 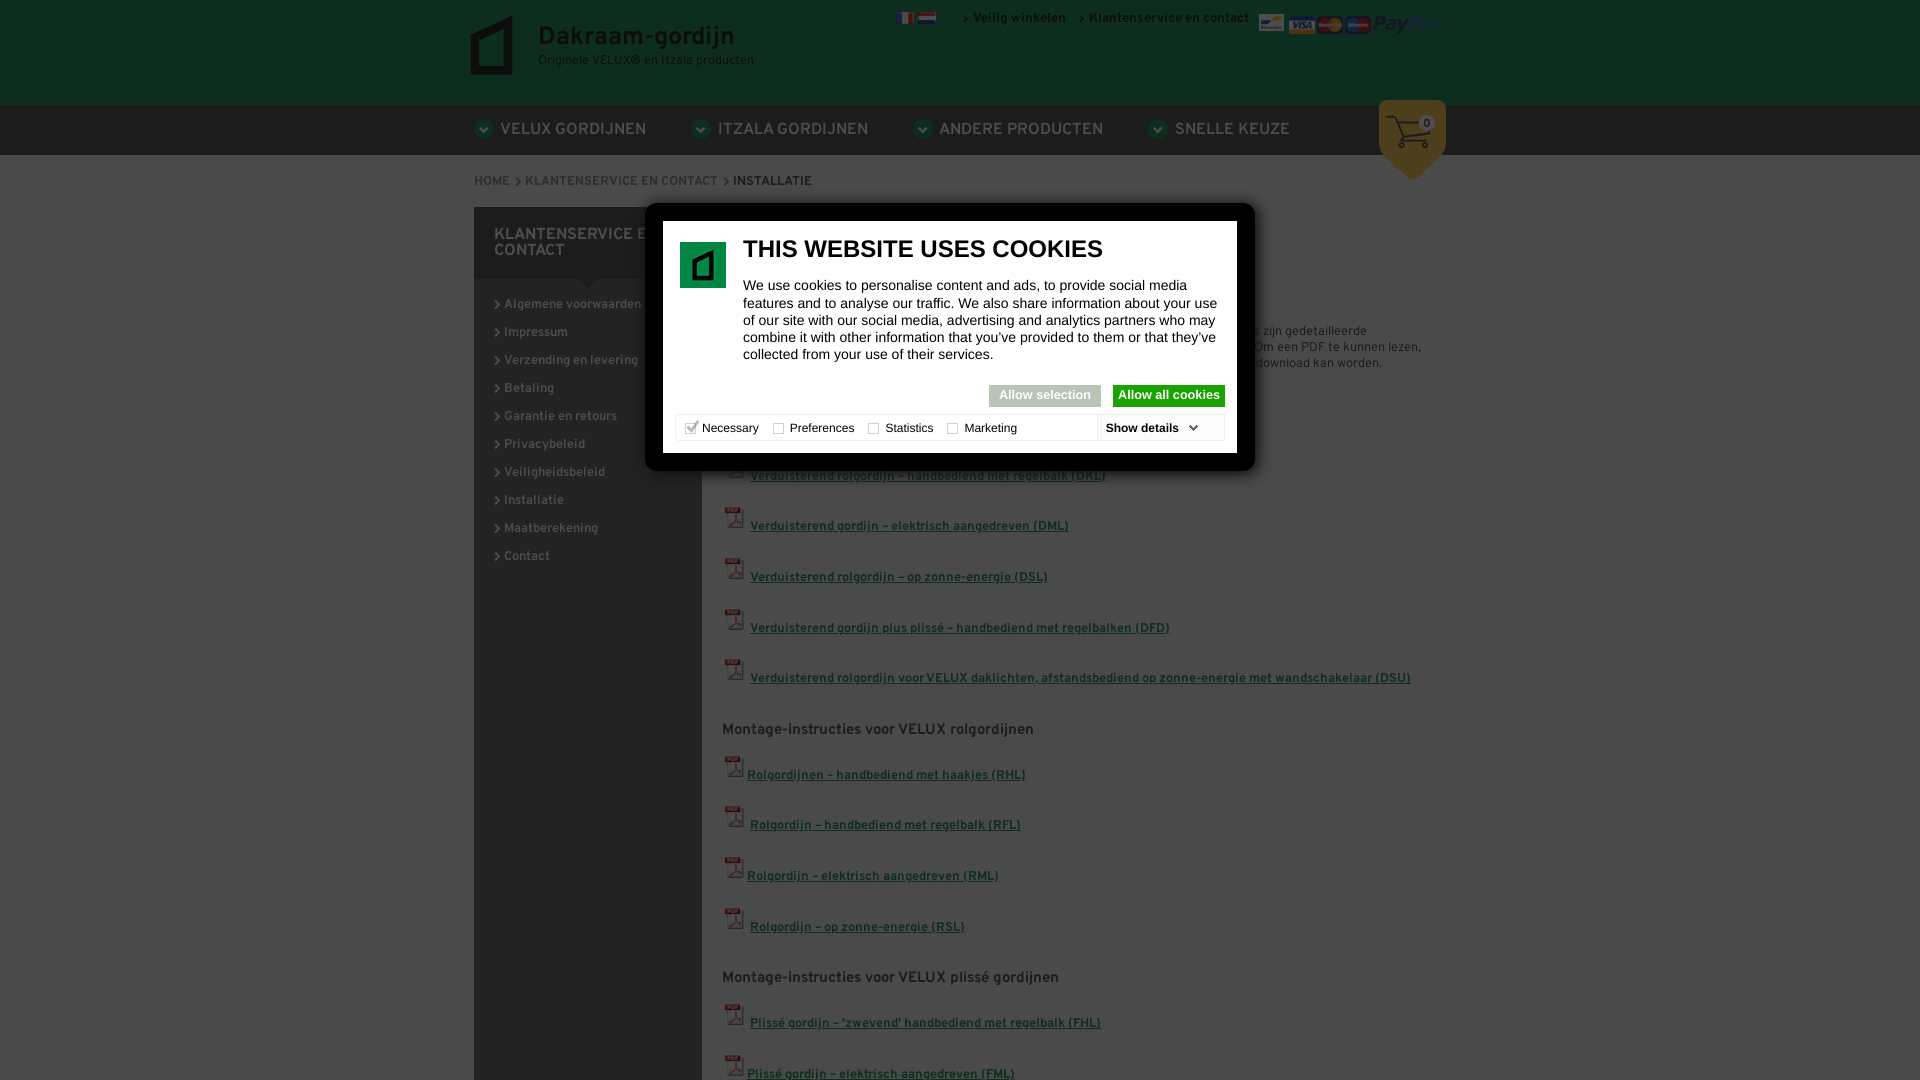 I want to click on 'Klantenservice en contact', so click(x=1163, y=18).